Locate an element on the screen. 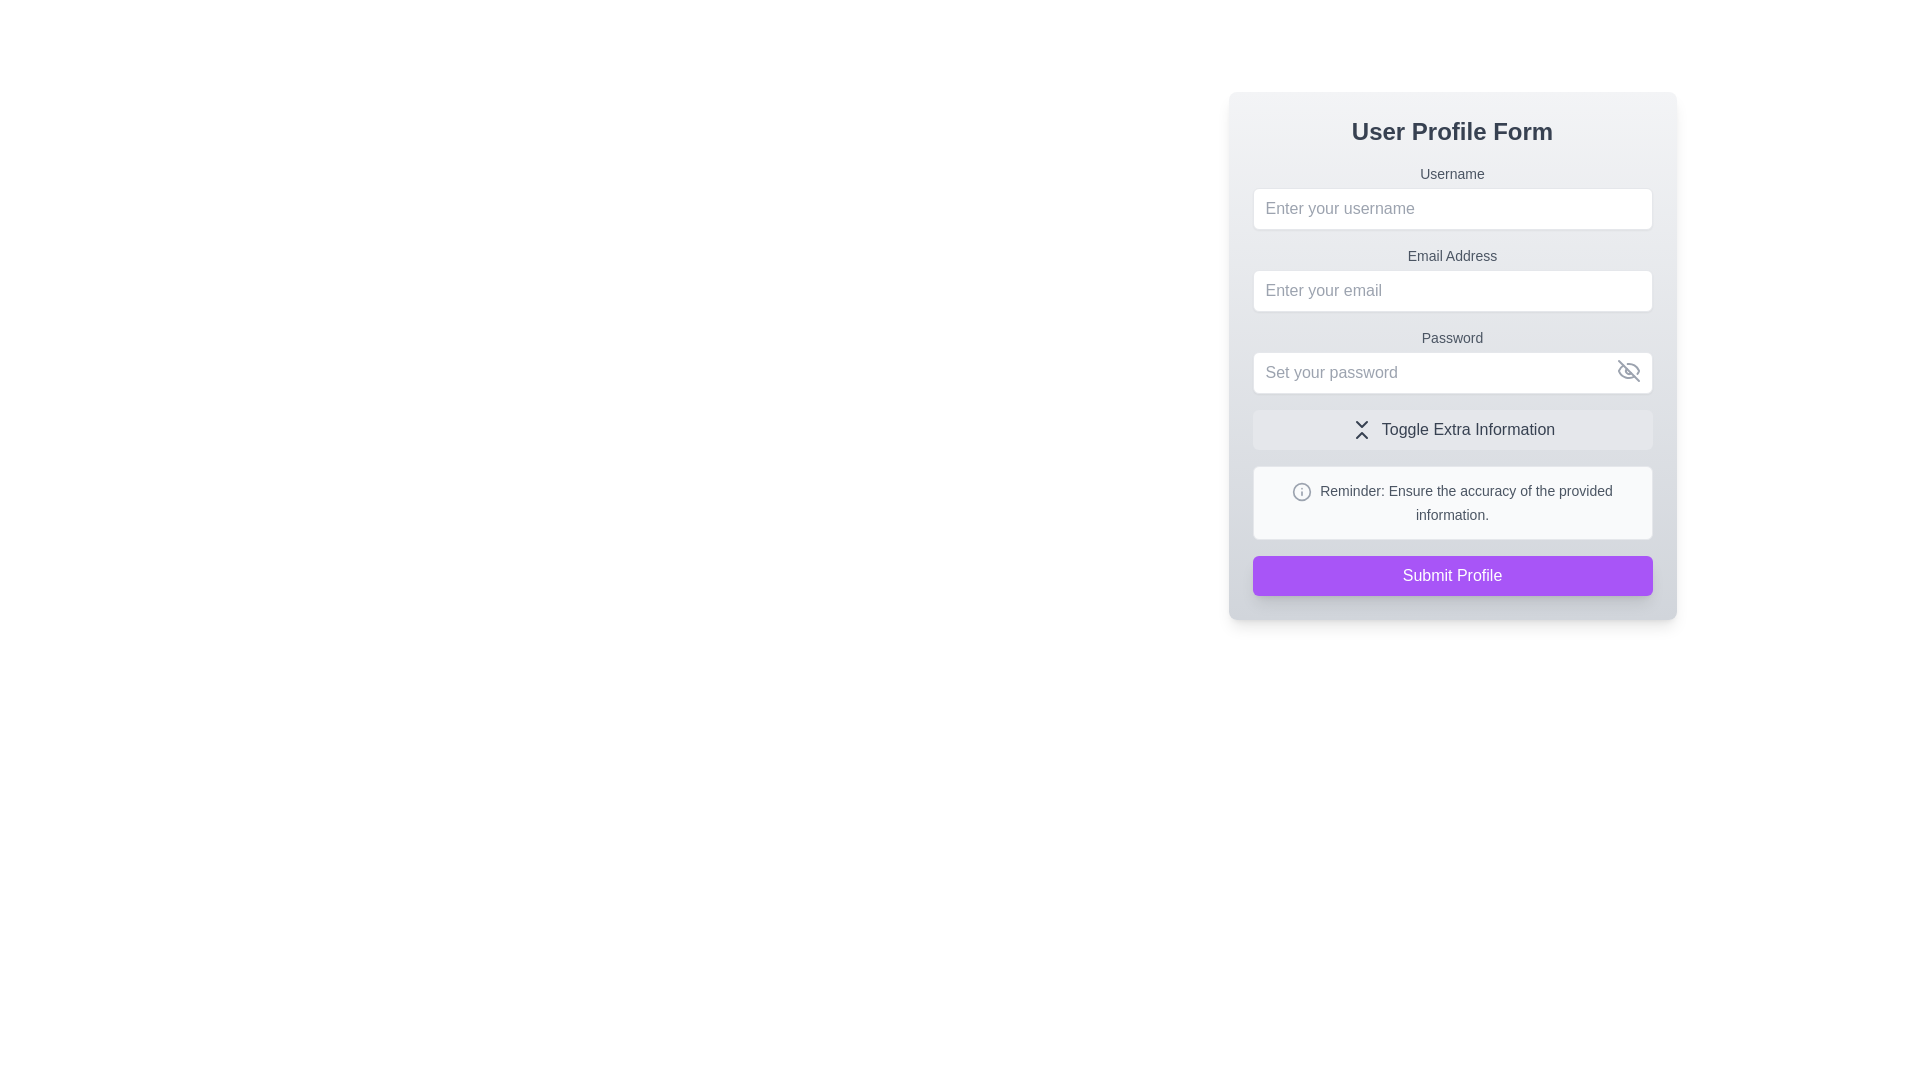 Image resolution: width=1920 pixels, height=1080 pixels. the submission button for the 'User Profile Form' to observe styling changes is located at coordinates (1452, 575).